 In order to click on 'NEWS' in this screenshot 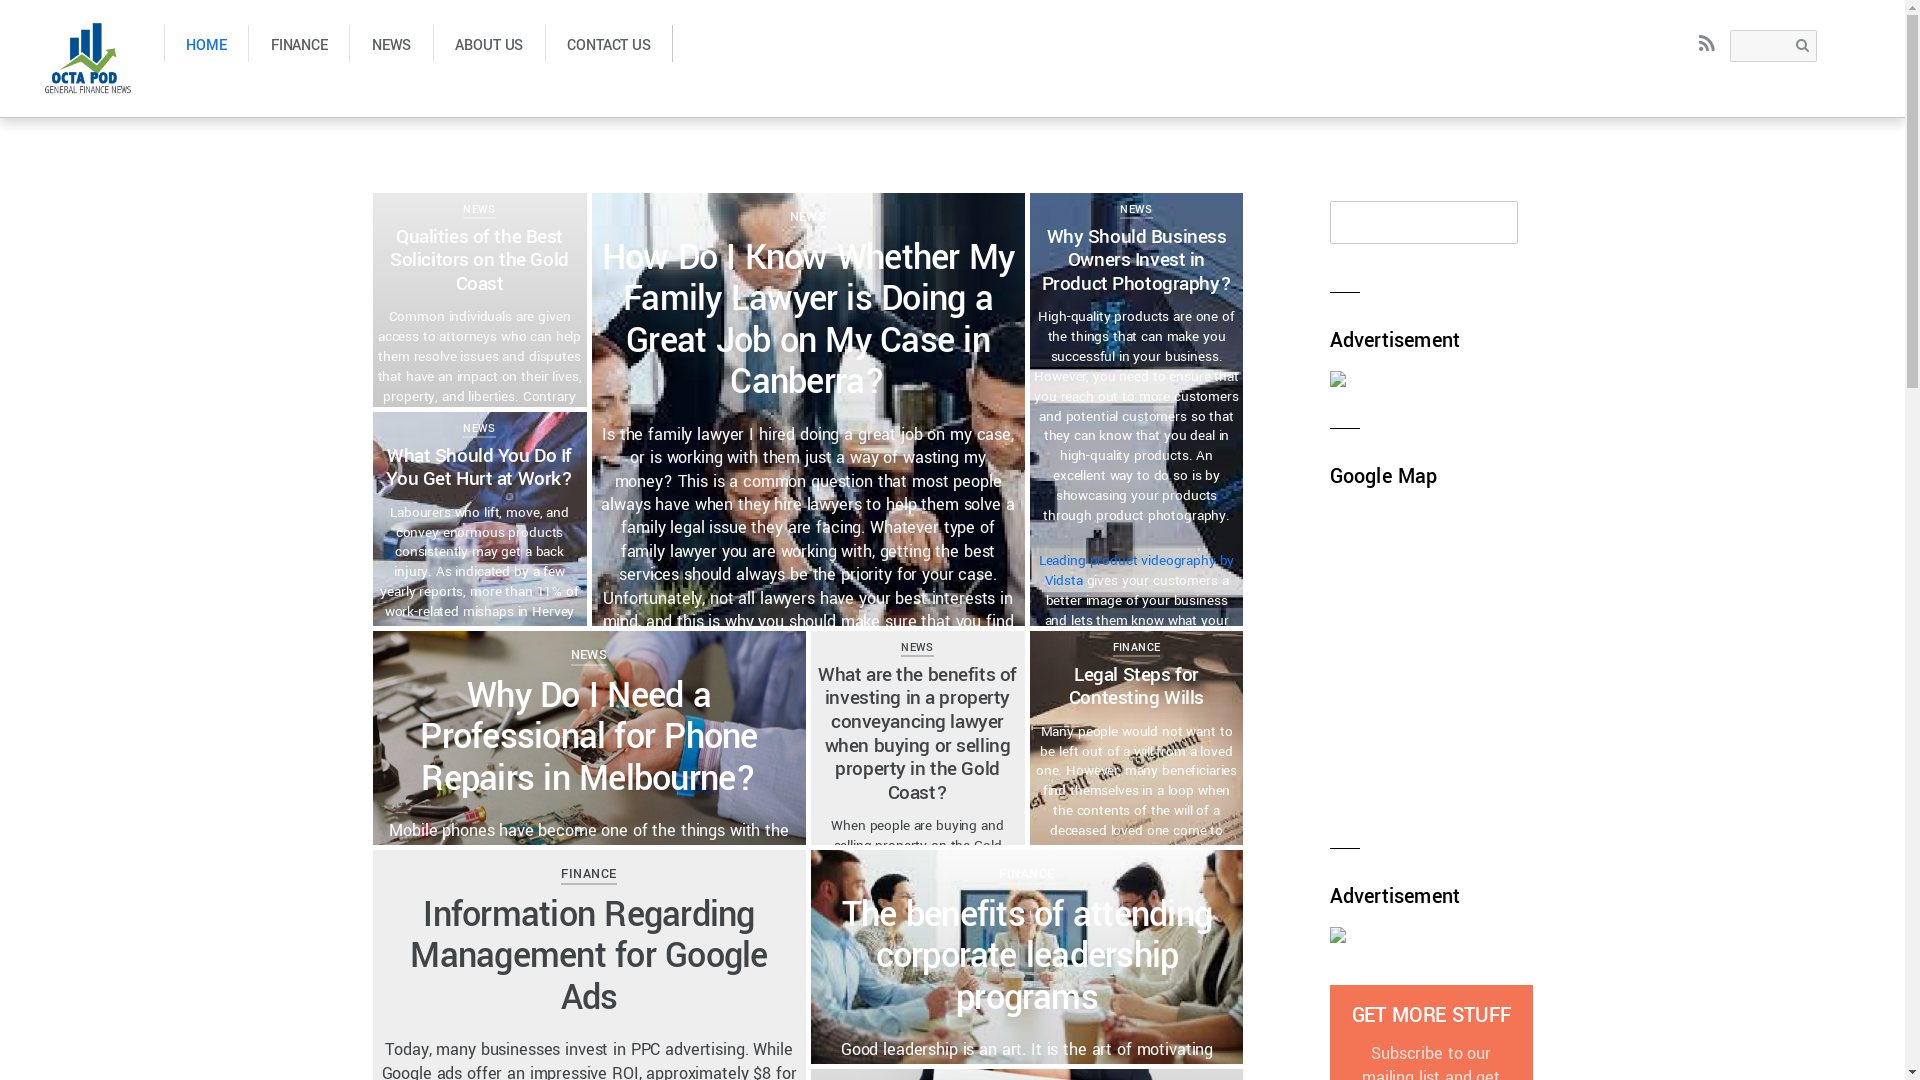, I will do `click(1136, 209)`.